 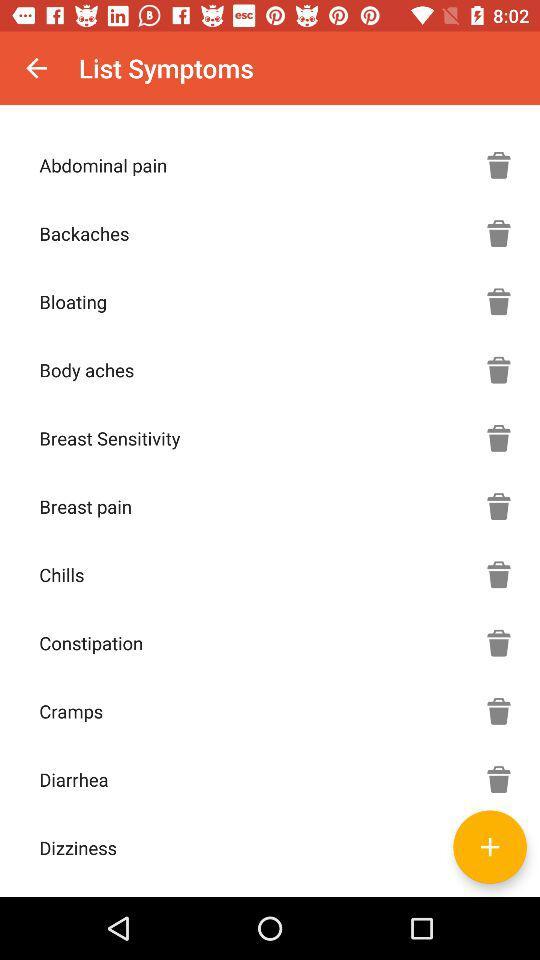 What do you see at coordinates (498, 574) in the screenshot?
I see `remove symptom` at bounding box center [498, 574].